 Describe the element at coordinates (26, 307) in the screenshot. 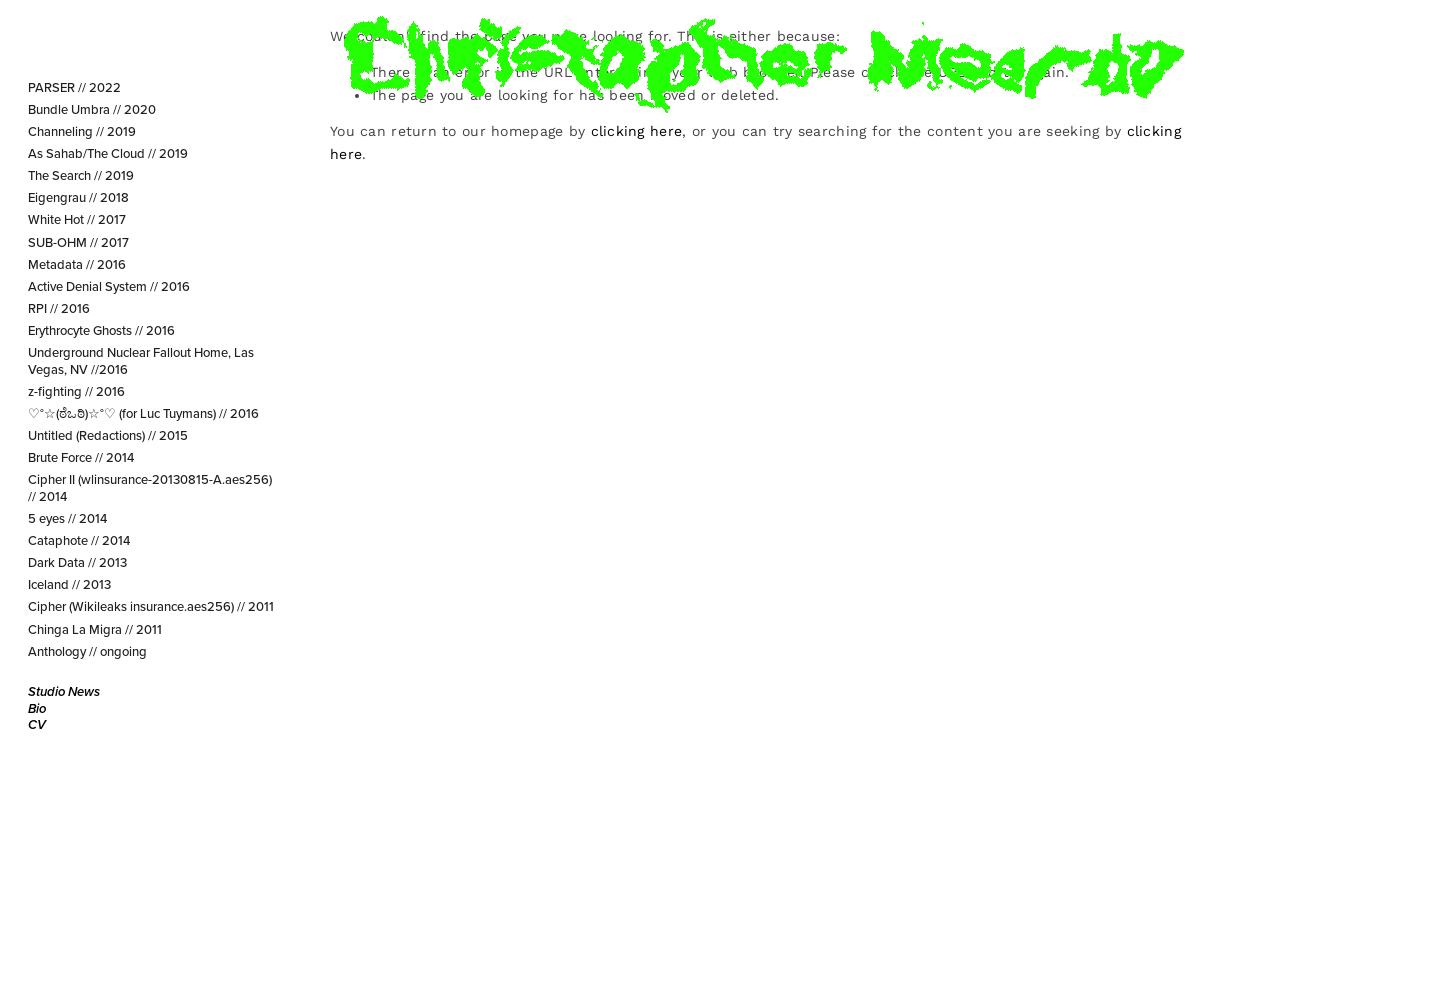

I see `'RPI // 2016'` at that location.